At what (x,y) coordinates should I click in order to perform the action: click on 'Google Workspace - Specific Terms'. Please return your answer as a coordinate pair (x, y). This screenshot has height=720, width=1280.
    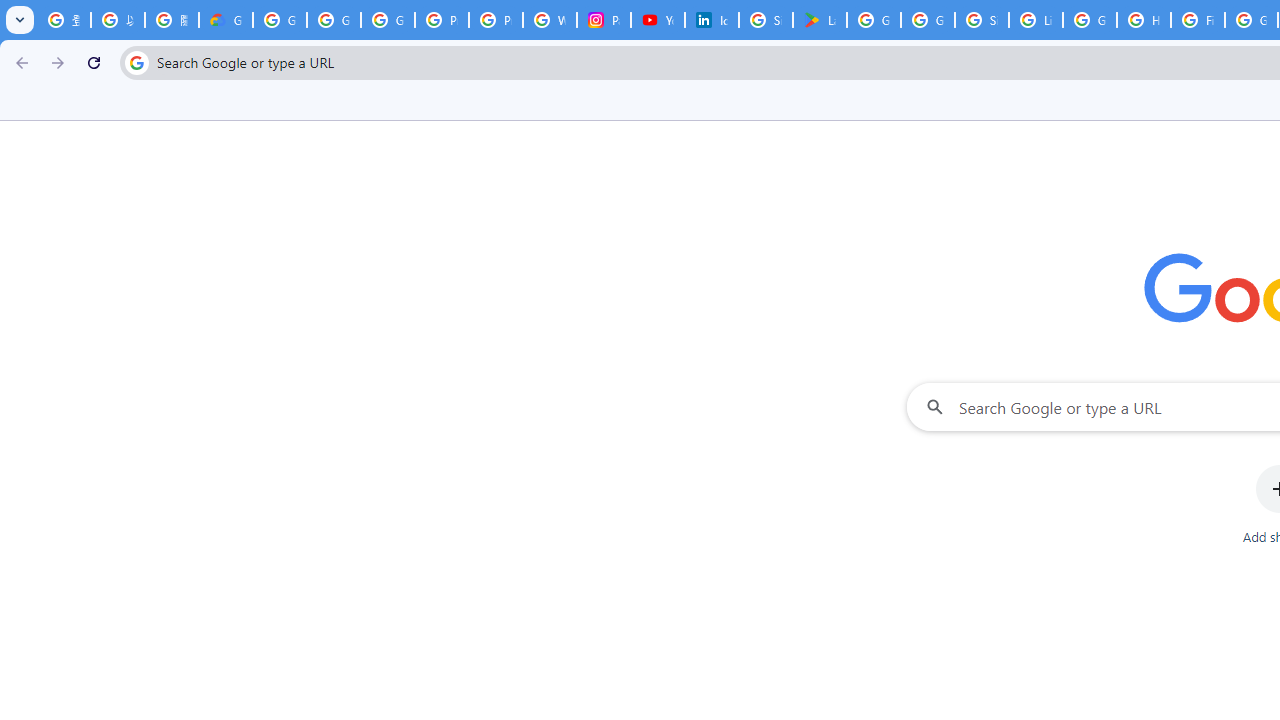
    Looking at the image, I should click on (927, 20).